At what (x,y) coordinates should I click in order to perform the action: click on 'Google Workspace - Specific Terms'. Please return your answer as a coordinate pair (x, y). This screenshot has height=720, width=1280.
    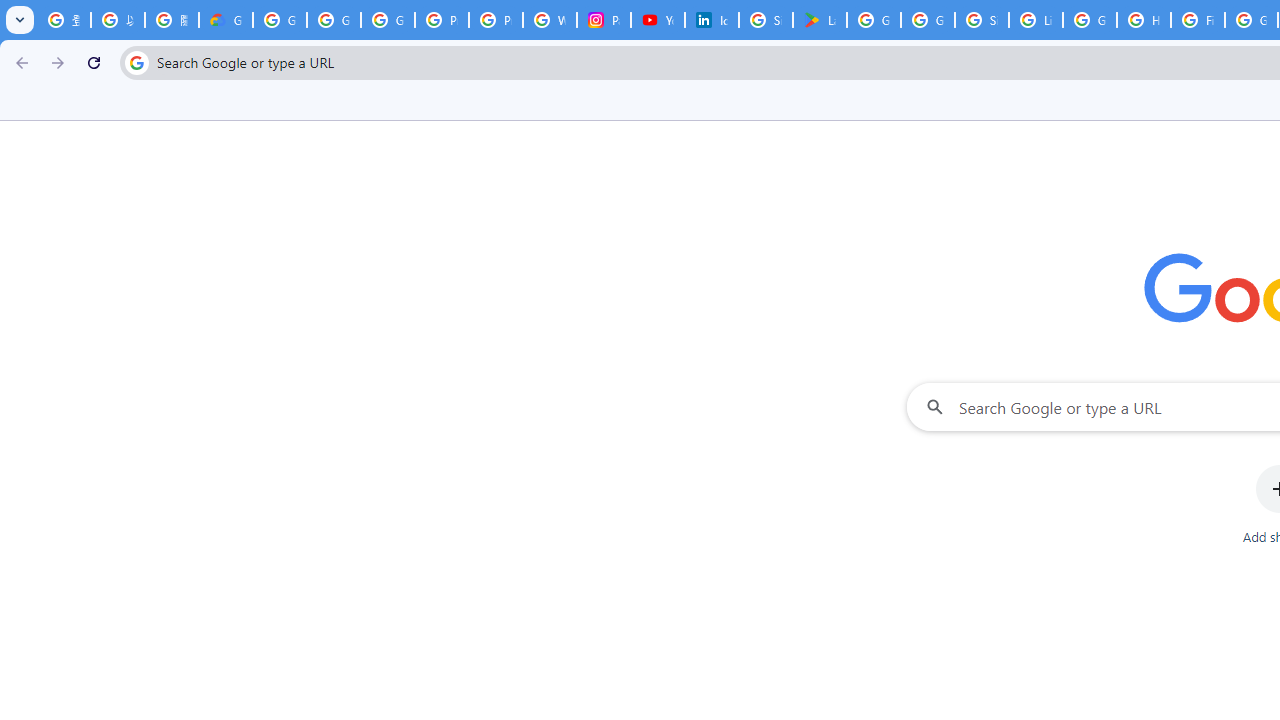
    Looking at the image, I should click on (927, 20).